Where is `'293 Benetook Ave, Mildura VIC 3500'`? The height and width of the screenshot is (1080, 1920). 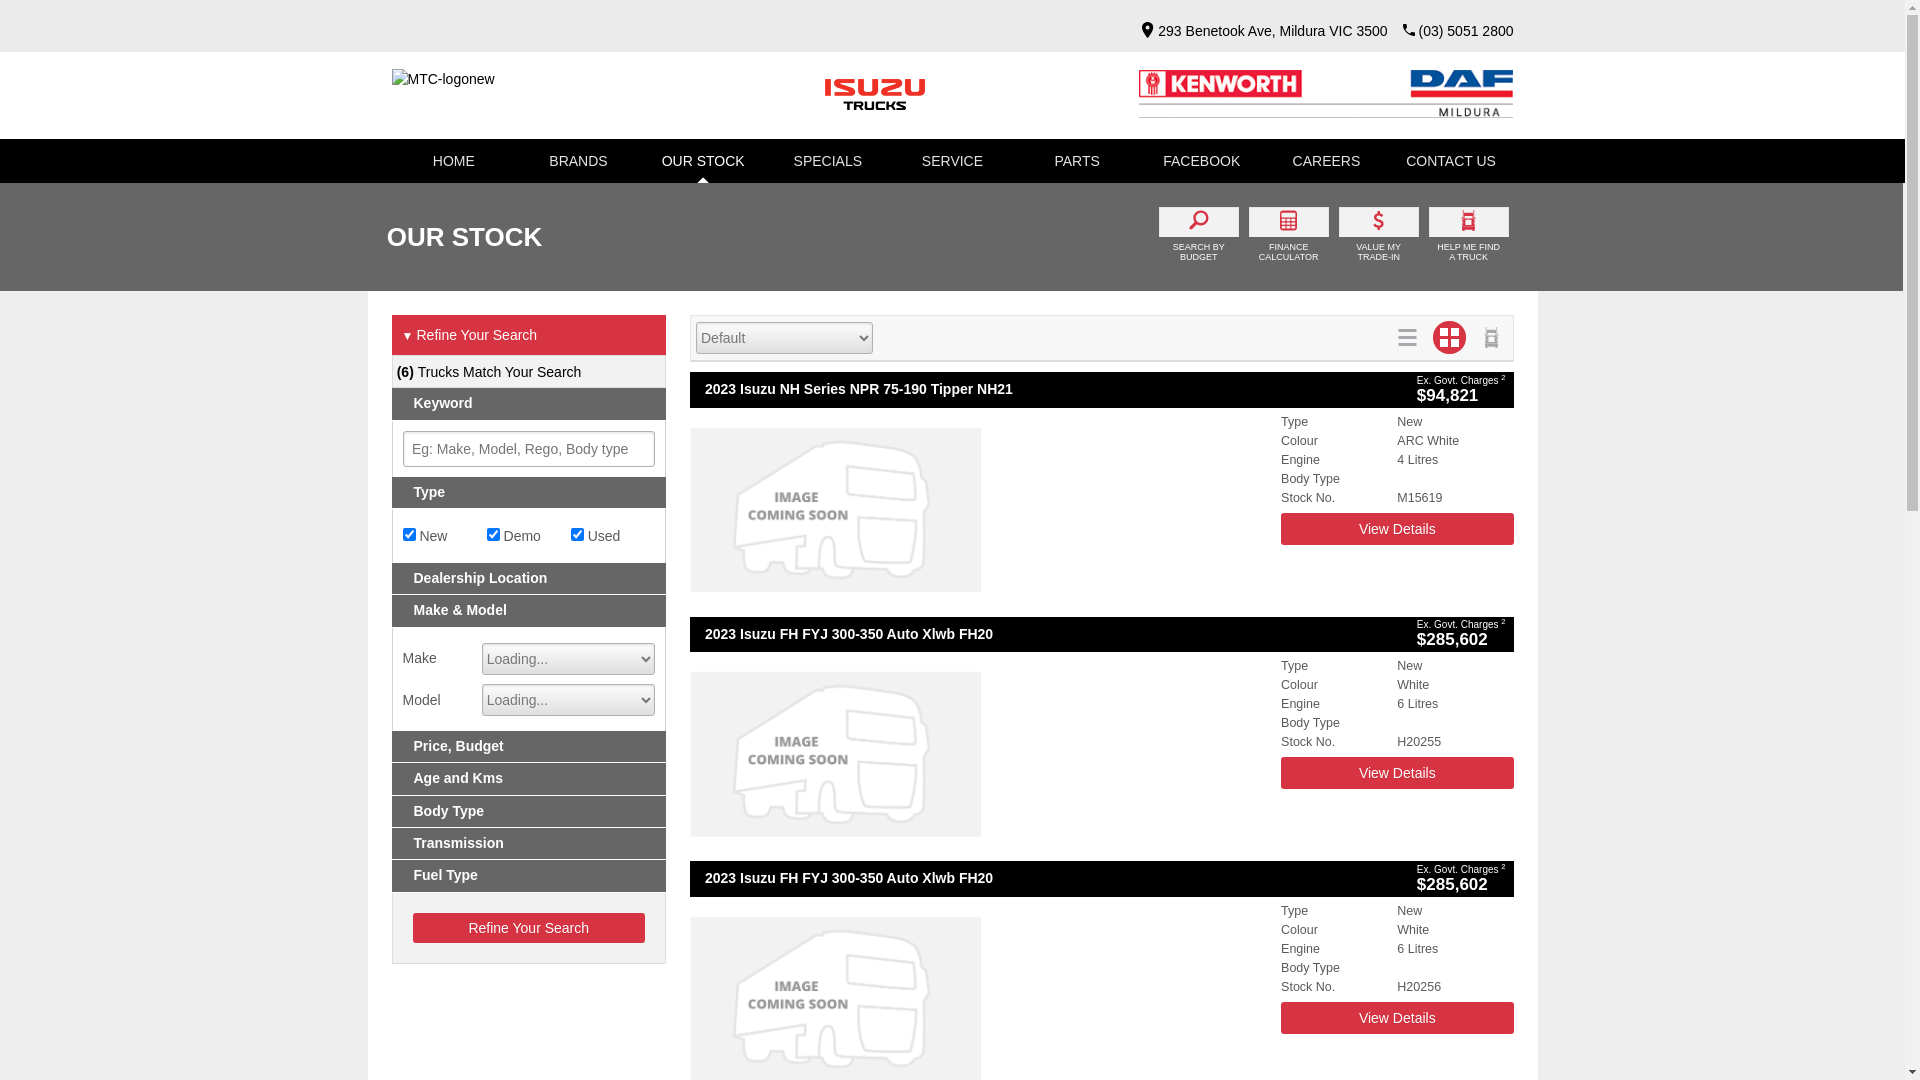
'293 Benetook Ave, Mildura VIC 3500' is located at coordinates (1257, 30).